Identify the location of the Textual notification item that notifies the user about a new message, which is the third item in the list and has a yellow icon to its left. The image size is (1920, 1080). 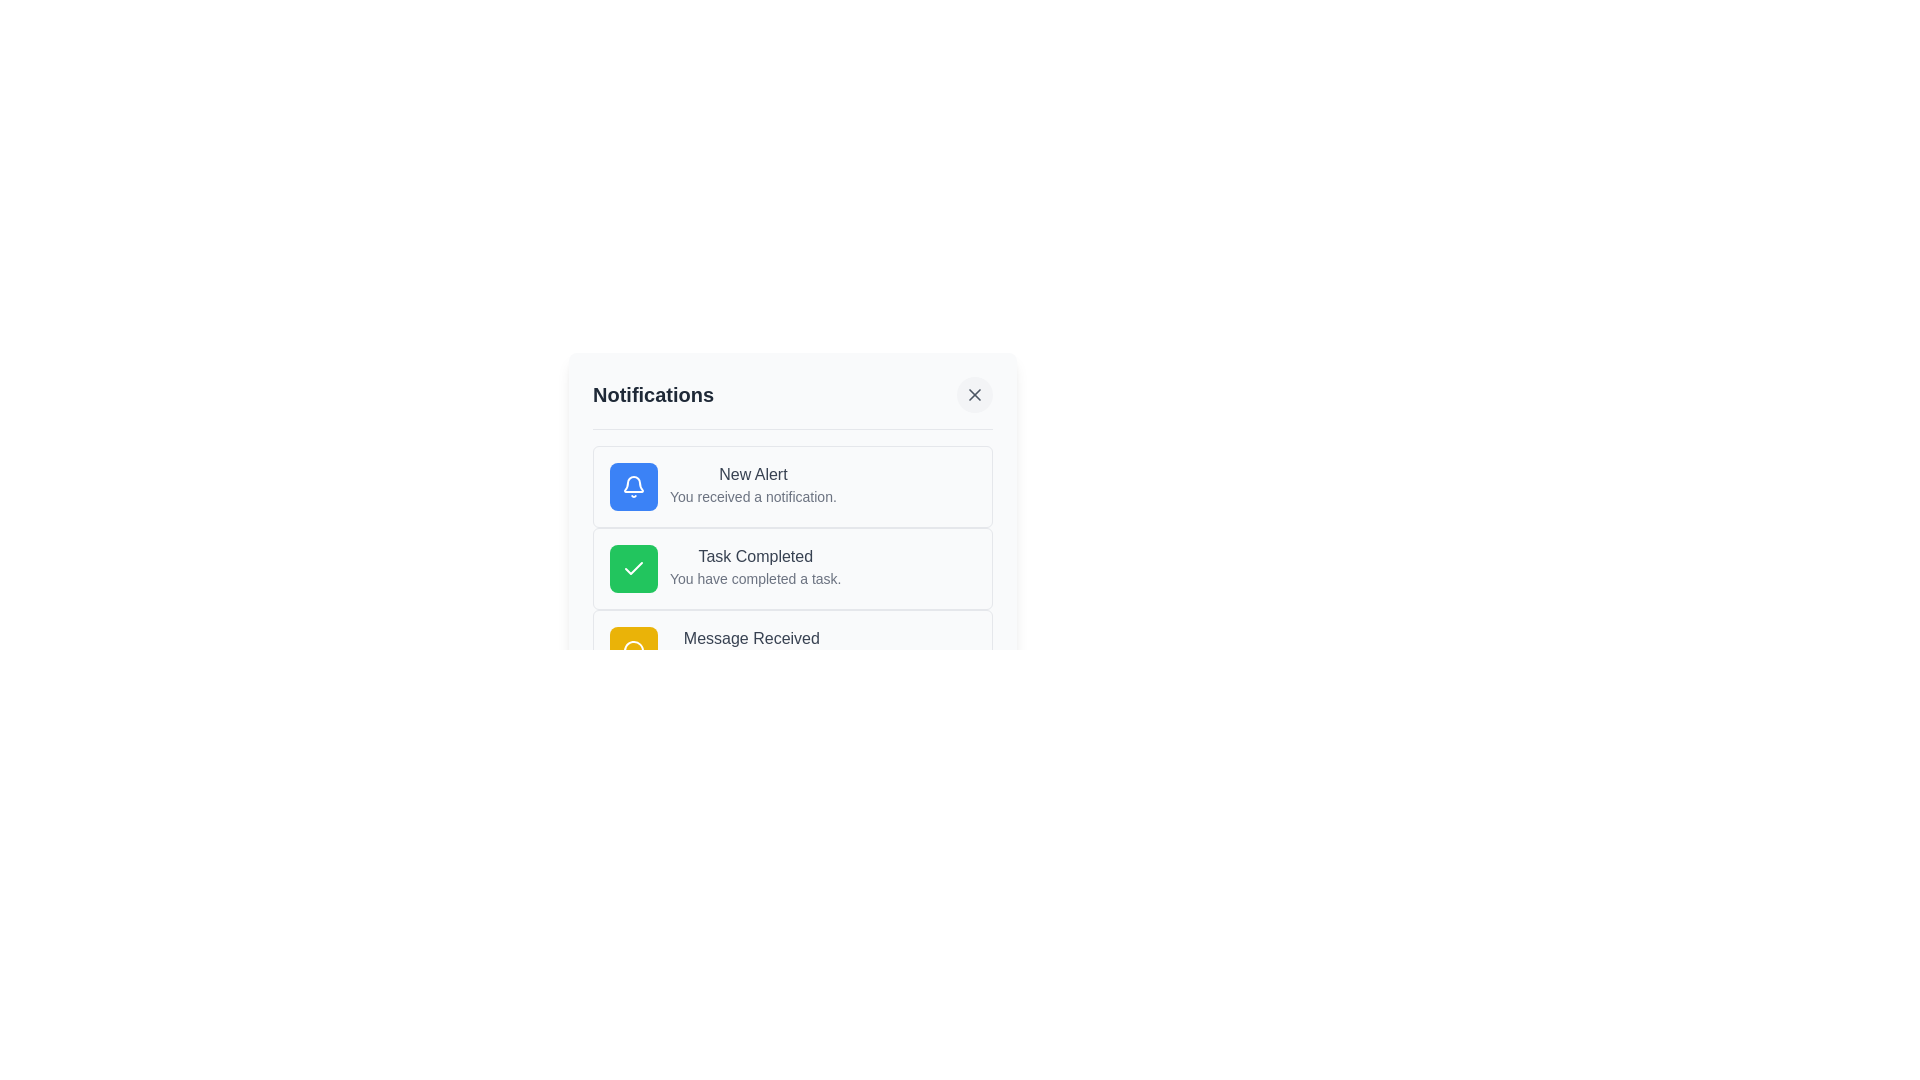
(750, 648).